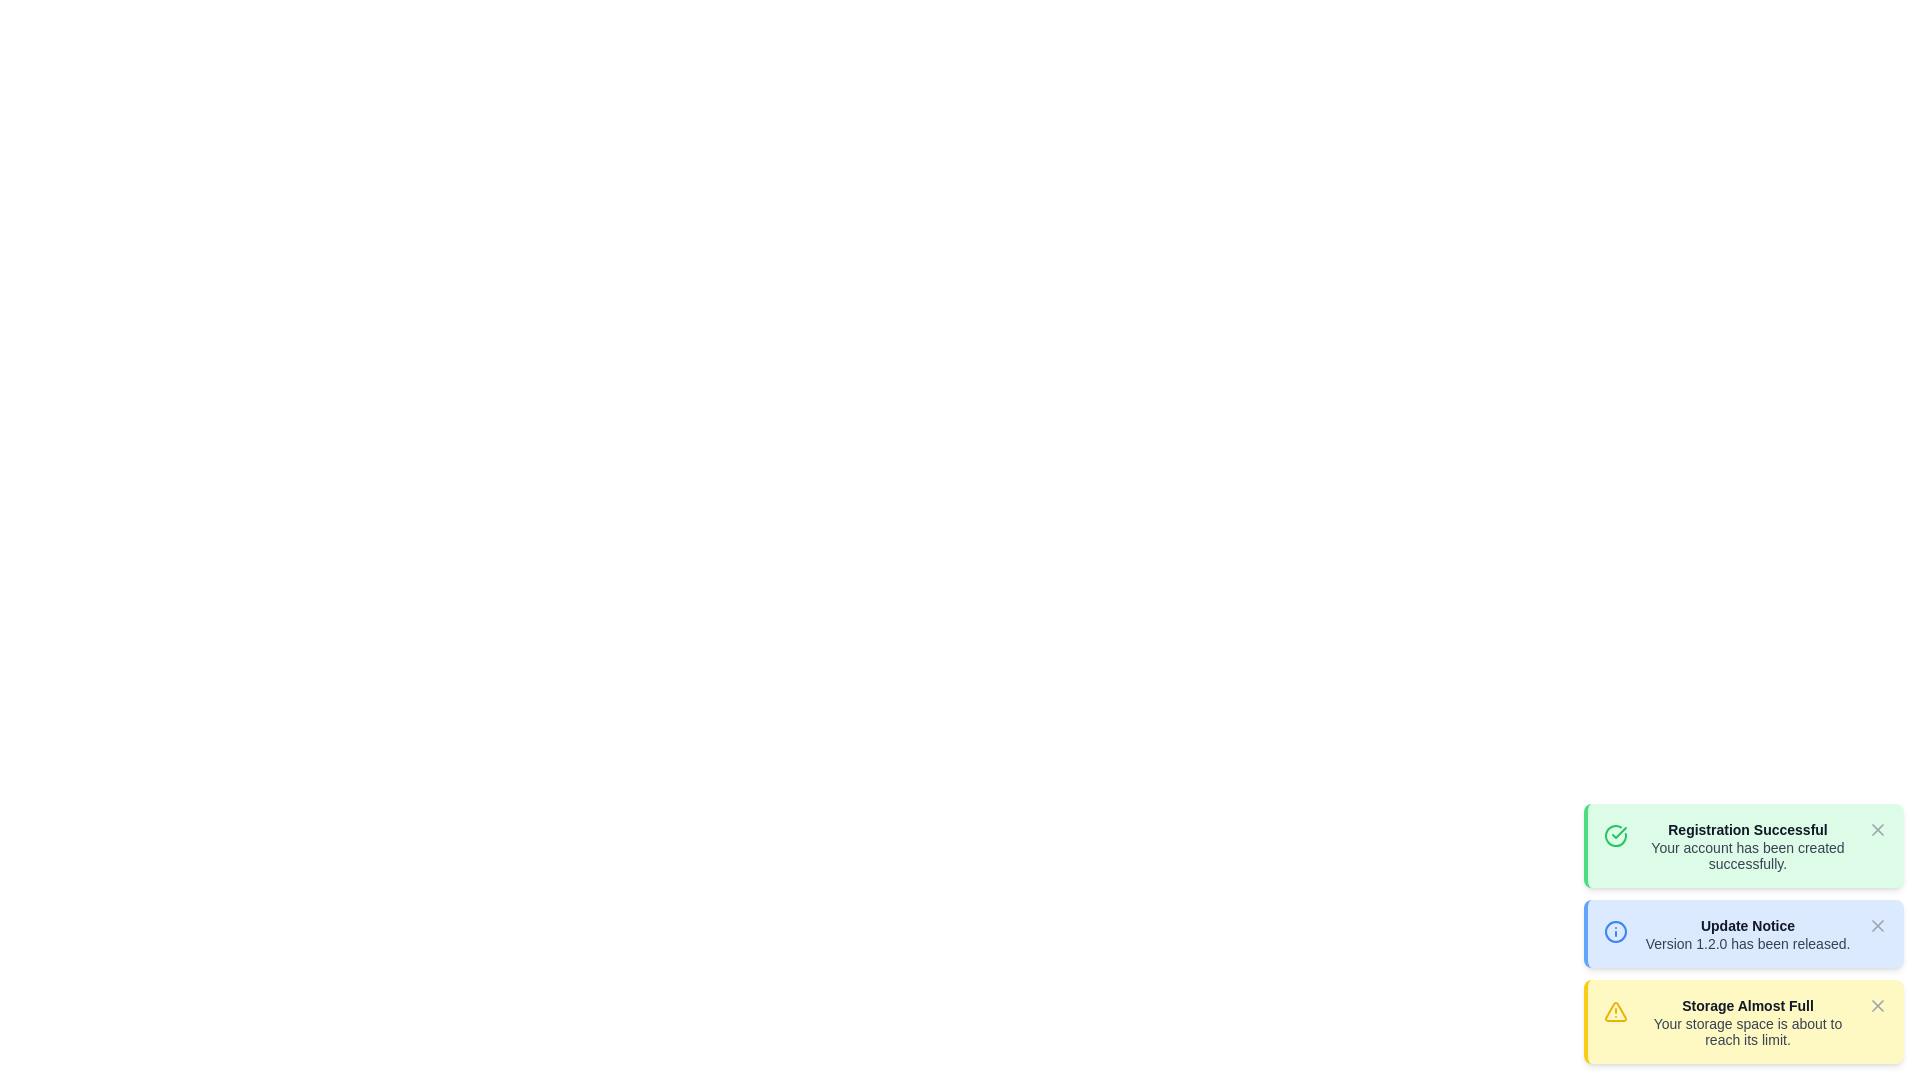  What do you see at coordinates (1746, 1032) in the screenshot?
I see `text content 'Your storage space is about to reach its limit.' displayed in a smaller gray font within the yellow alert box, positioned below the bold text 'Storage Almost Full'` at bounding box center [1746, 1032].